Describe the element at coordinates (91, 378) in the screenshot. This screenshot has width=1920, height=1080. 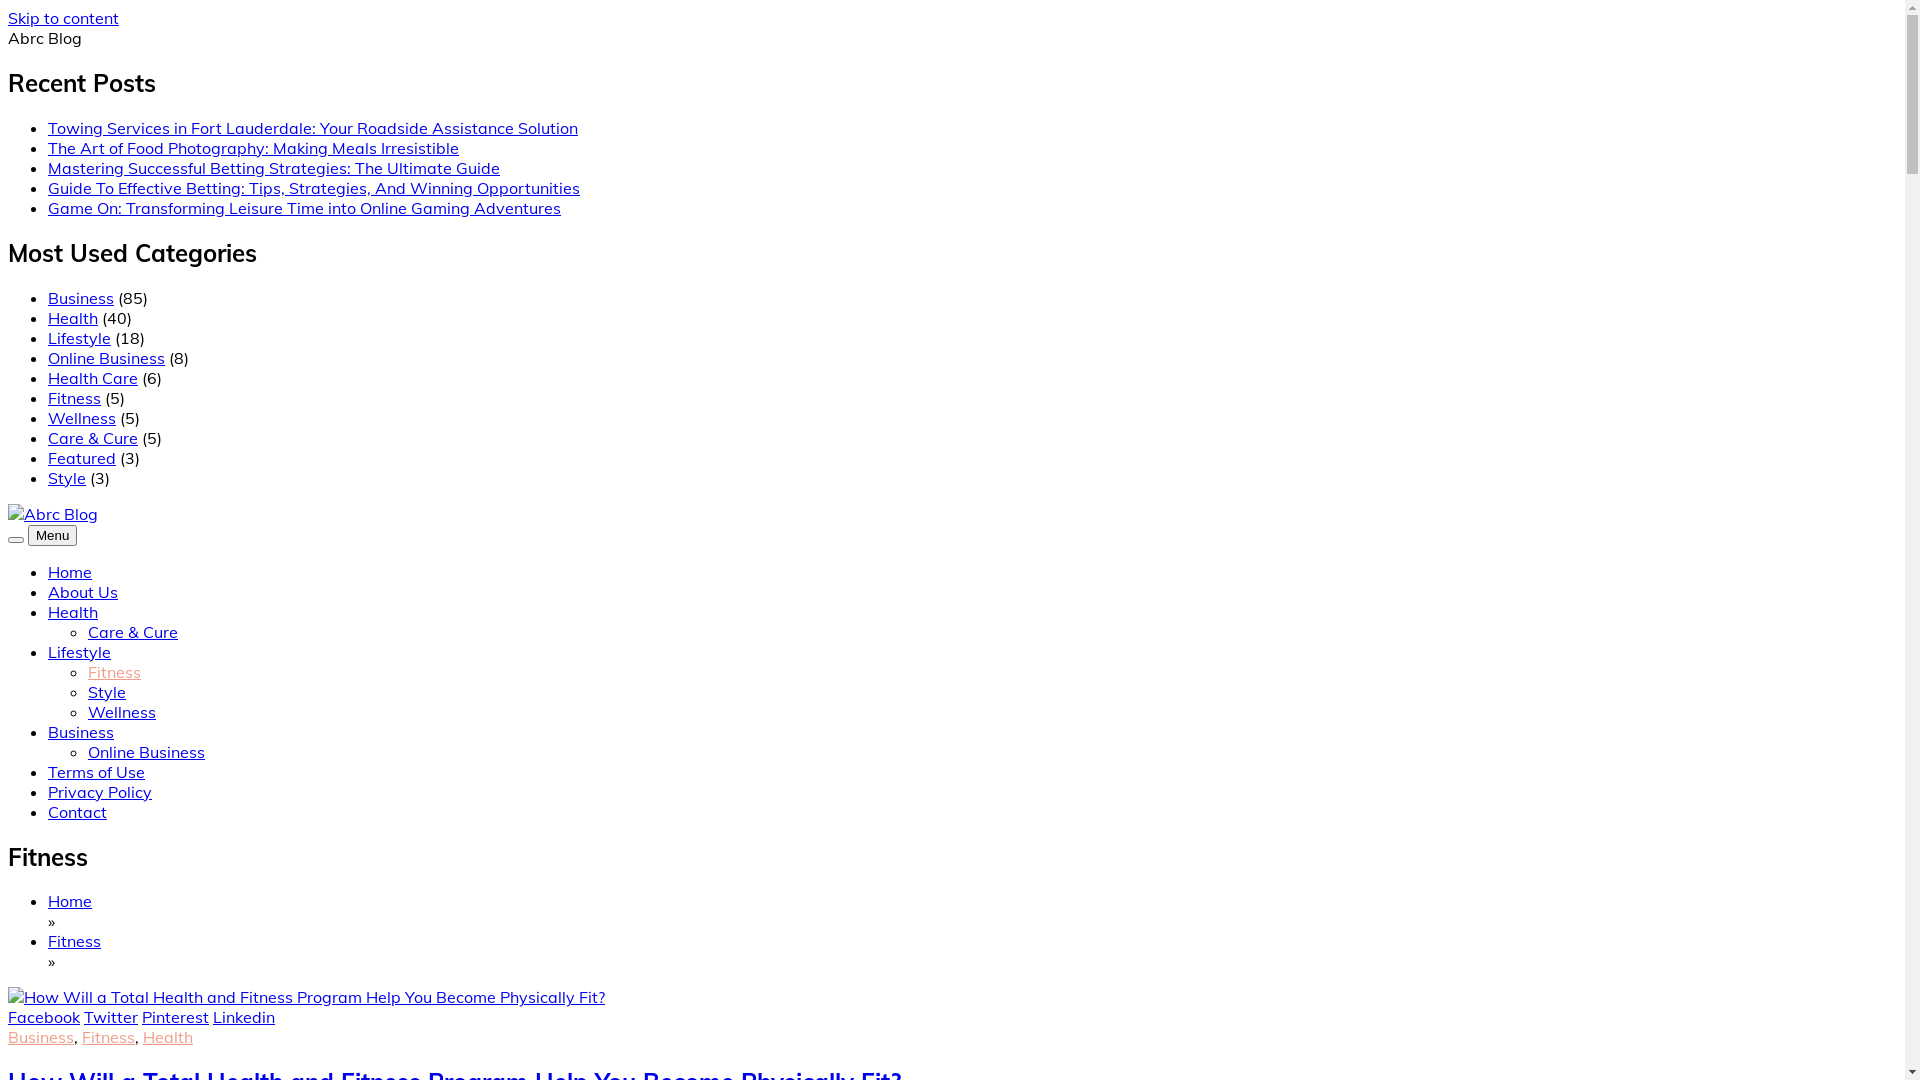
I see `'Health Care'` at that location.